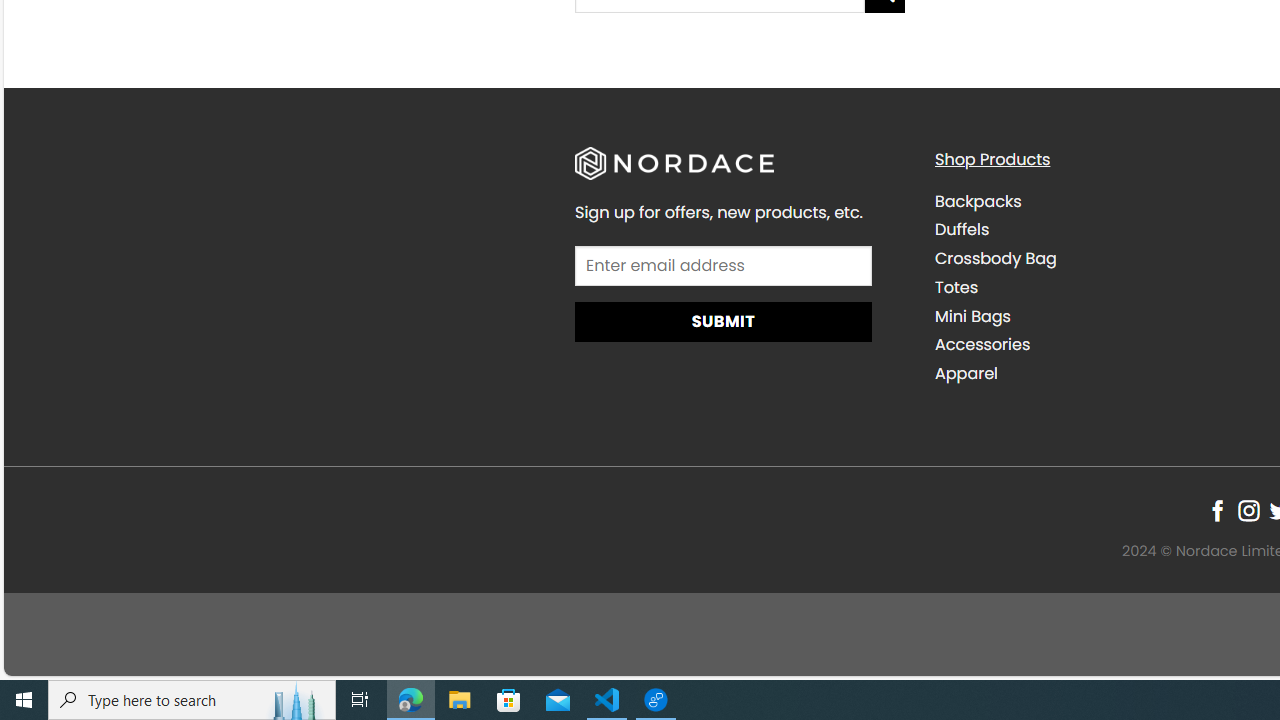 The width and height of the screenshot is (1280, 720). I want to click on 'Accessories', so click(982, 343).